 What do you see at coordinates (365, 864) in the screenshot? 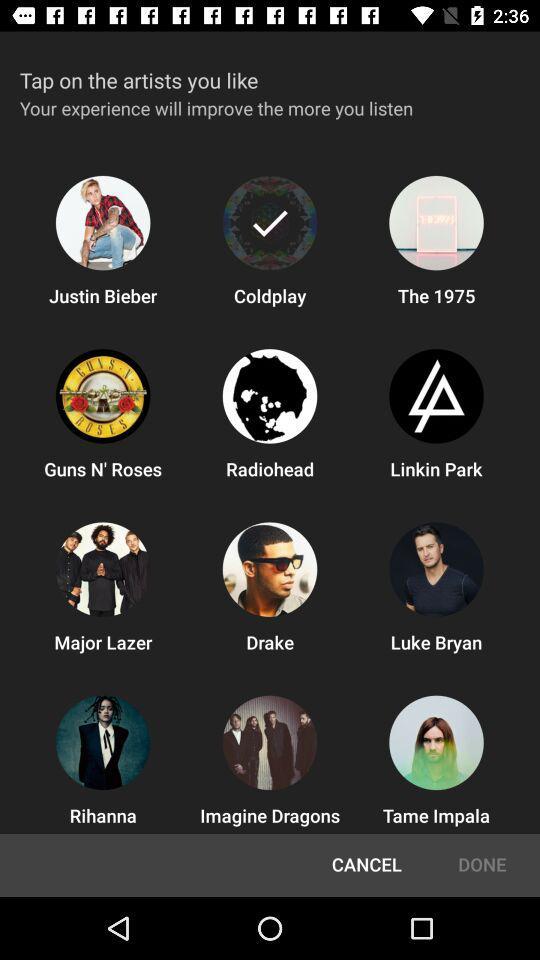
I see `the item to the left of done` at bounding box center [365, 864].